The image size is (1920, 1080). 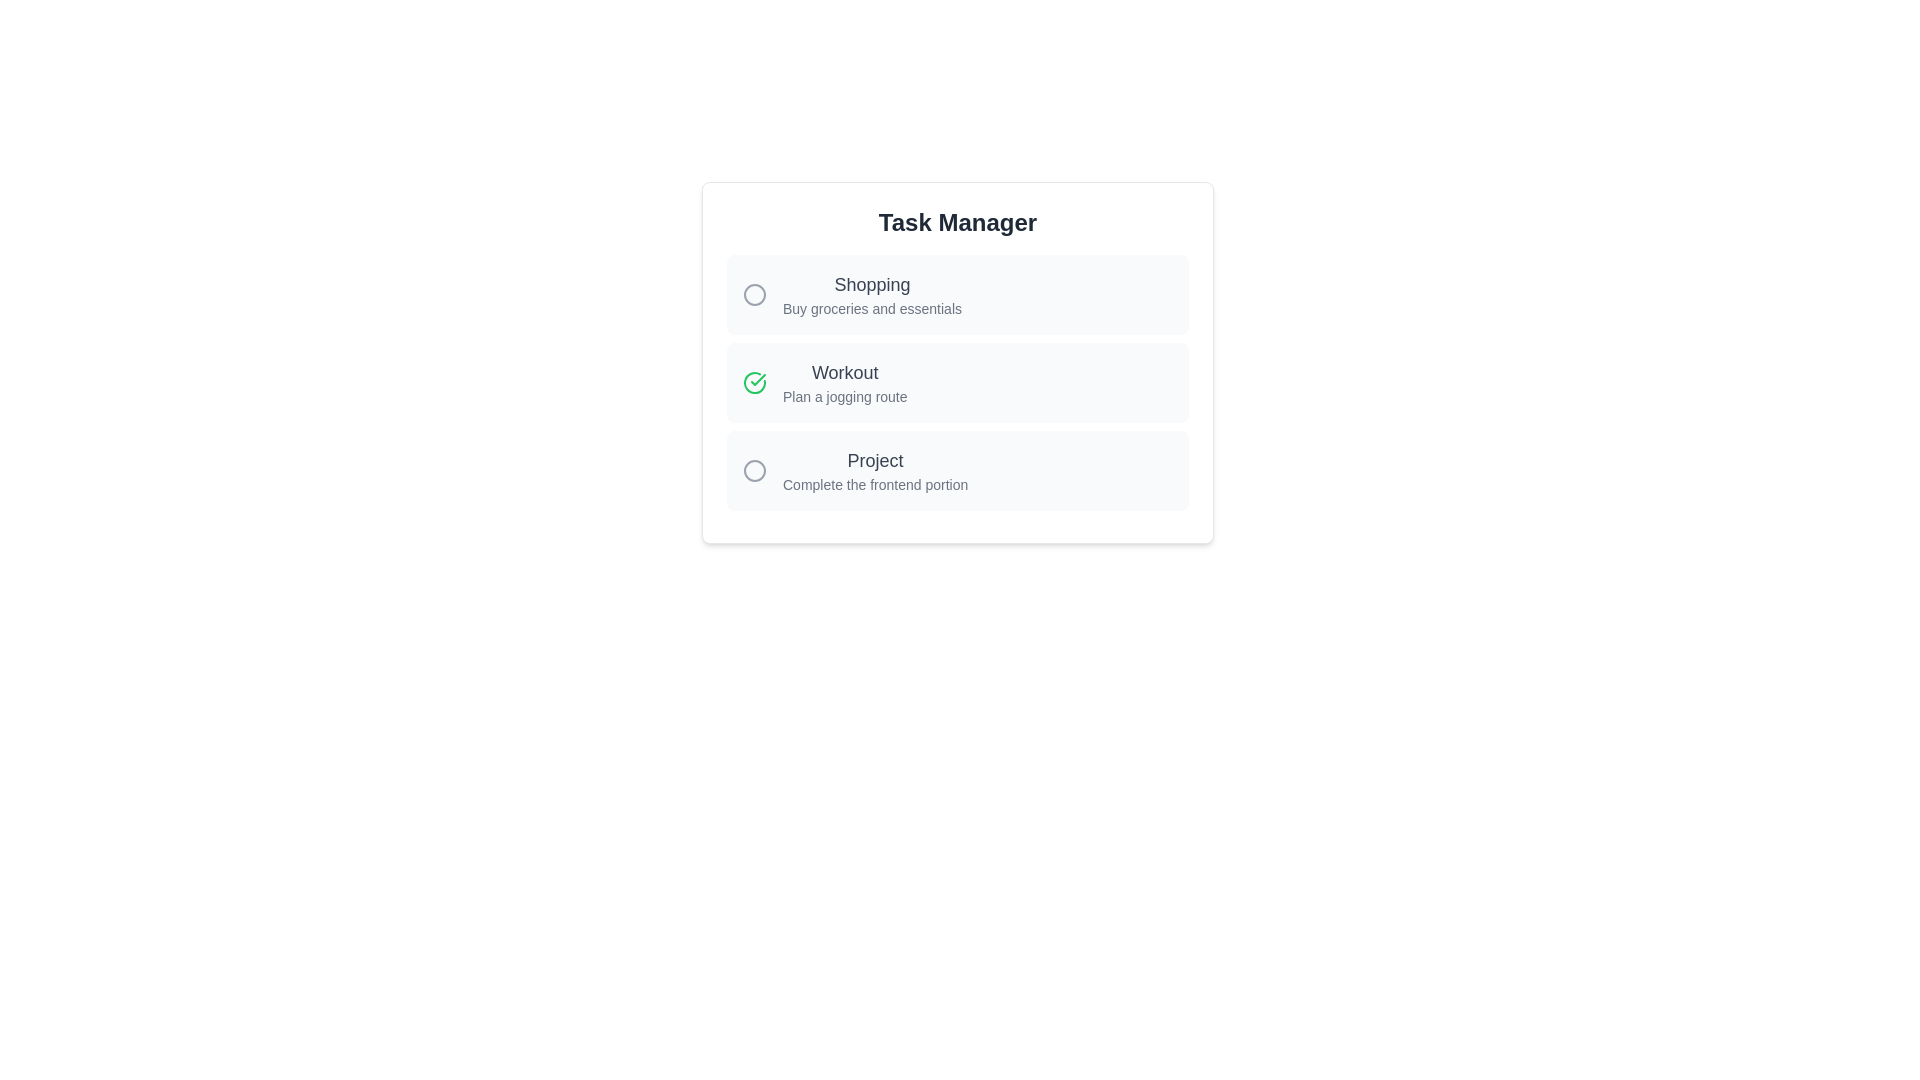 I want to click on the task name text for Workout, so click(x=845, y=373).